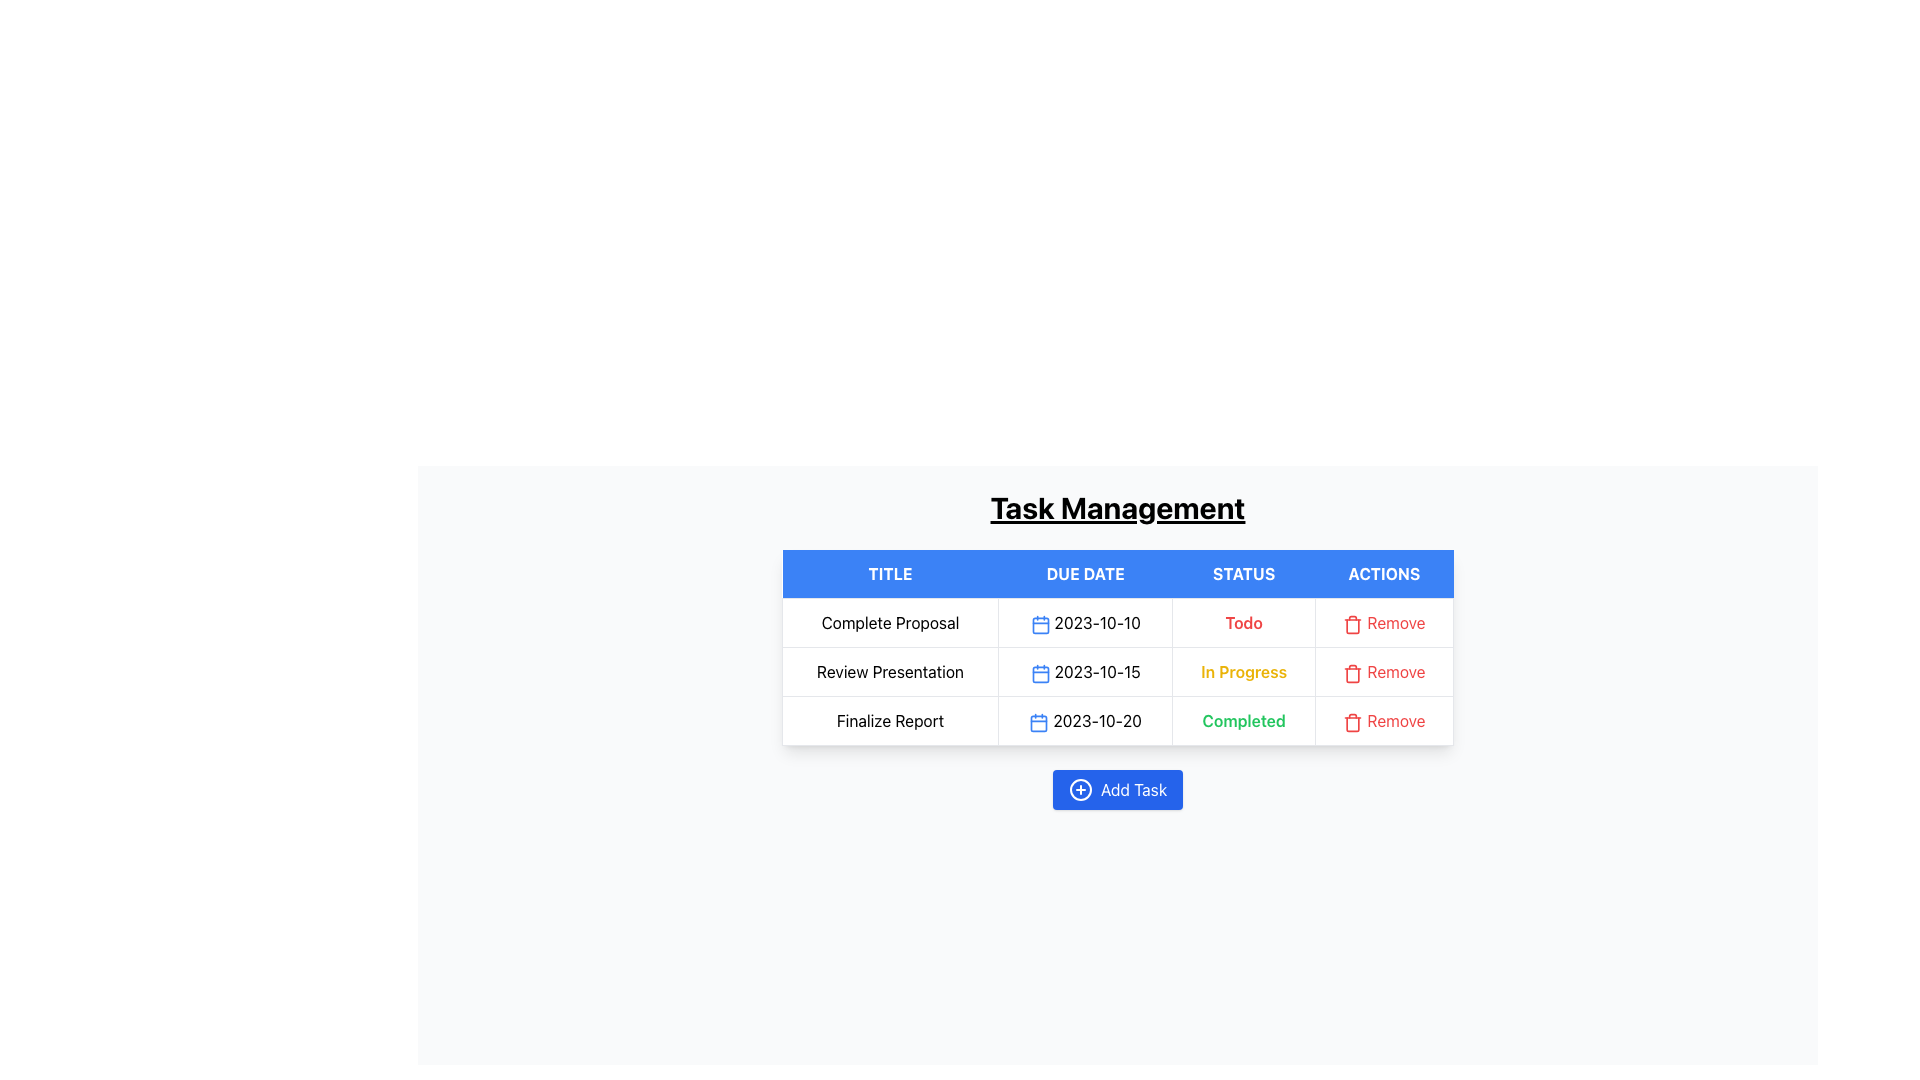  I want to click on the red trash bin icon button located in the 'Actions' column for the 'Review Presentation' task, so click(1353, 673).